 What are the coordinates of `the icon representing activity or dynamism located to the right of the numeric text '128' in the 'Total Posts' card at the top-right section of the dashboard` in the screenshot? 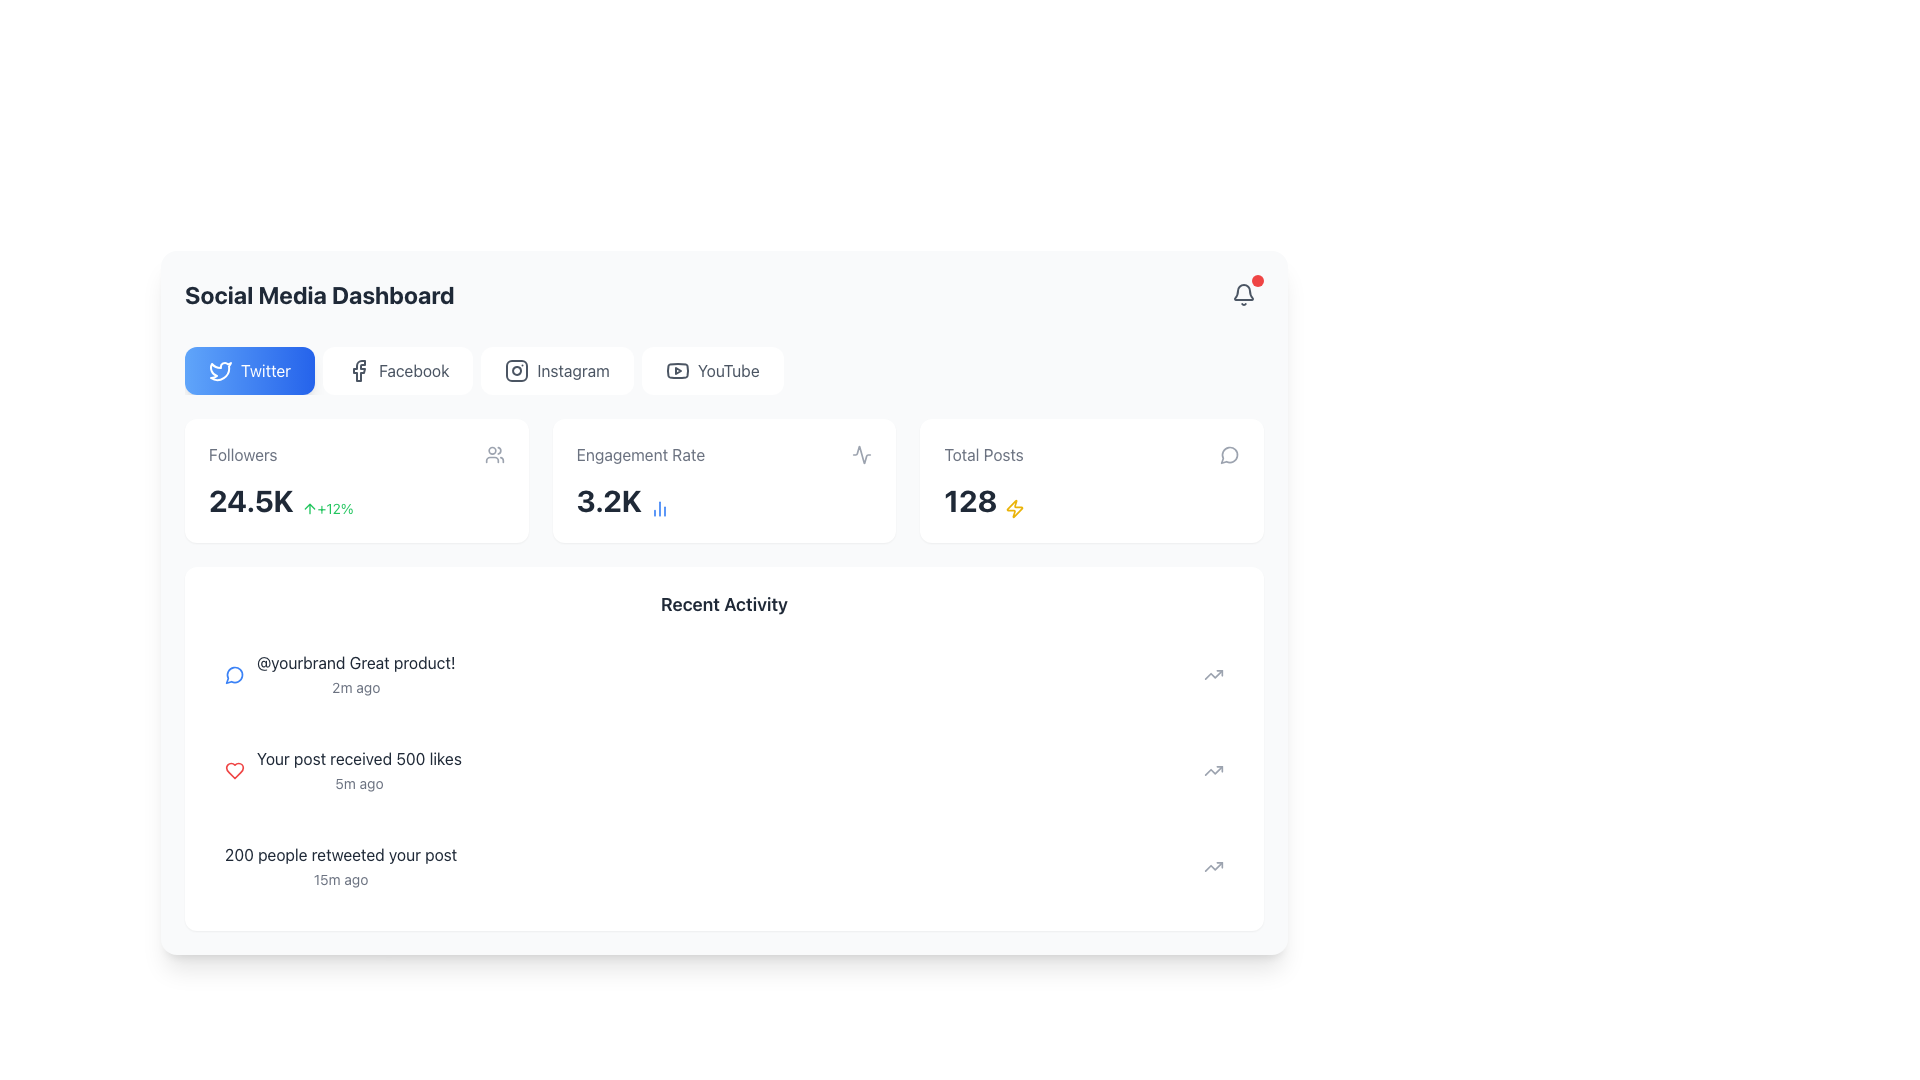 It's located at (1015, 508).